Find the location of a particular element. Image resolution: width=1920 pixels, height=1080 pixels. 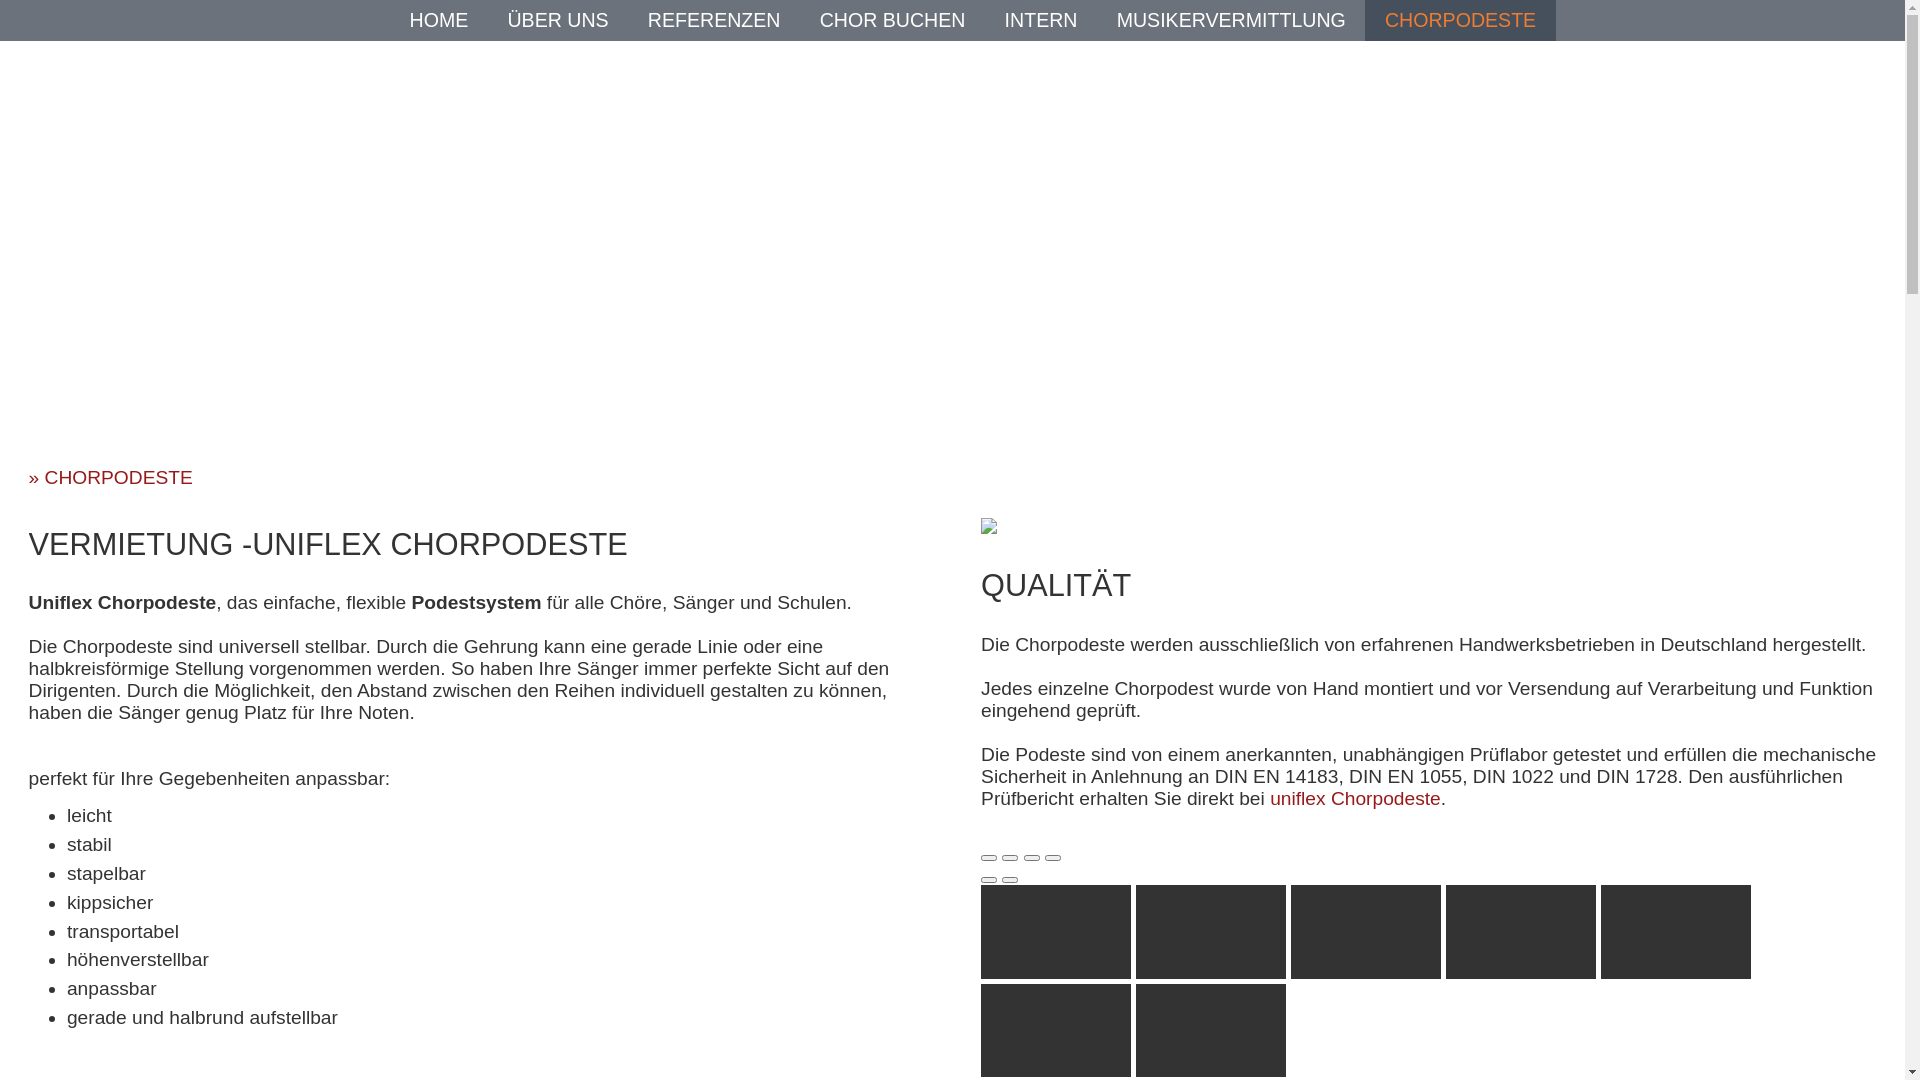

'HOME' is located at coordinates (438, 19).